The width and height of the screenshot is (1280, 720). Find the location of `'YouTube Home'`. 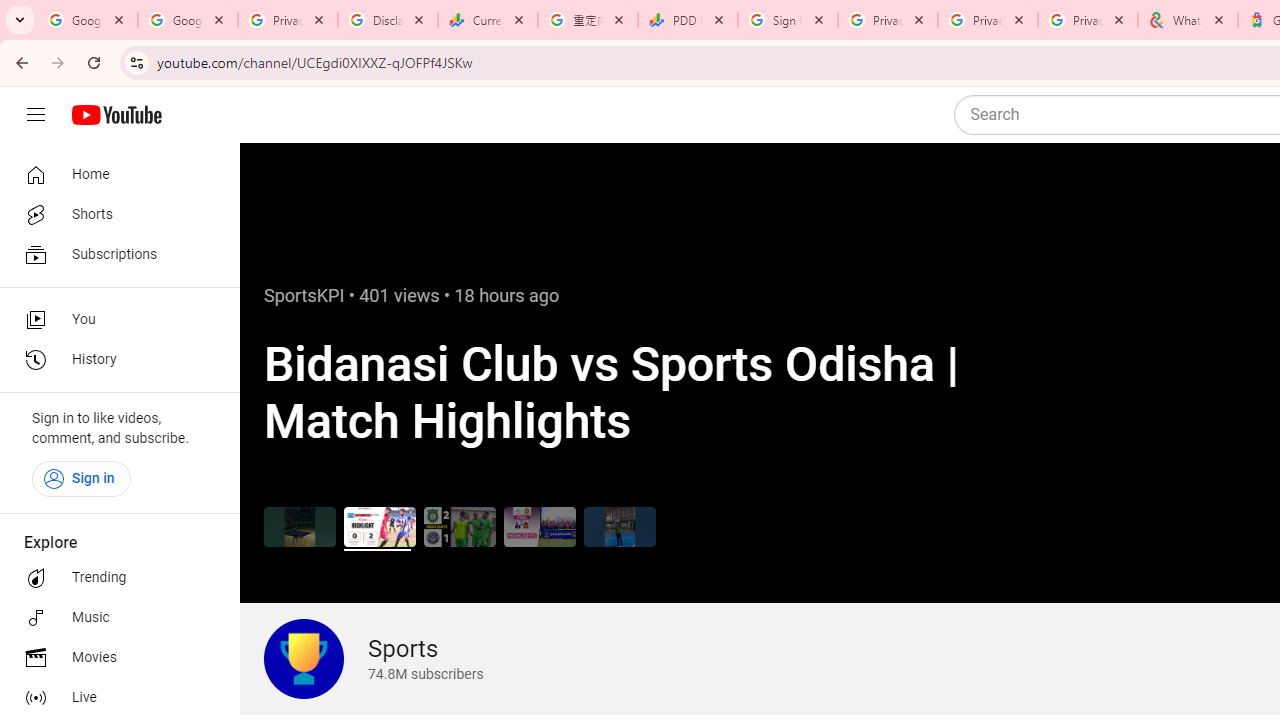

'YouTube Home' is located at coordinates (115, 115).